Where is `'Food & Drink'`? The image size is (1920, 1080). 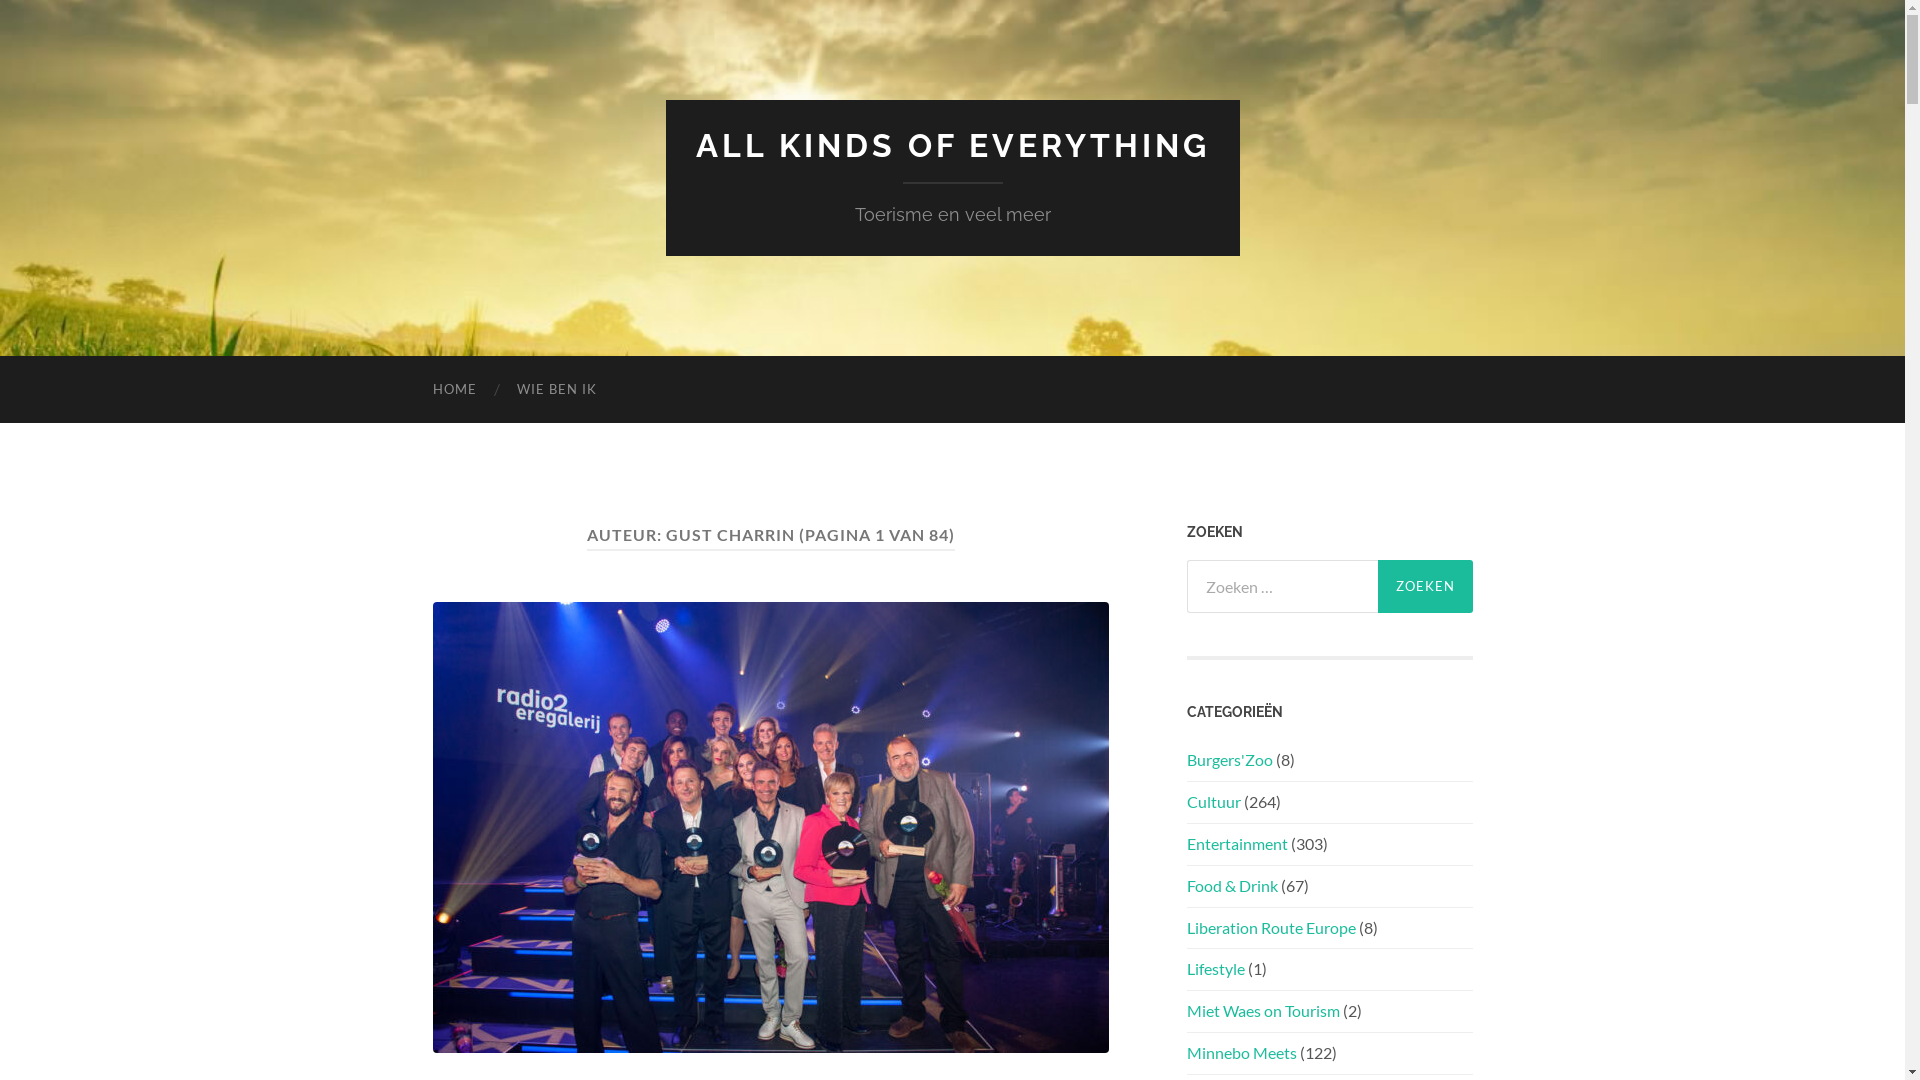
'Food & Drink' is located at coordinates (1230, 884).